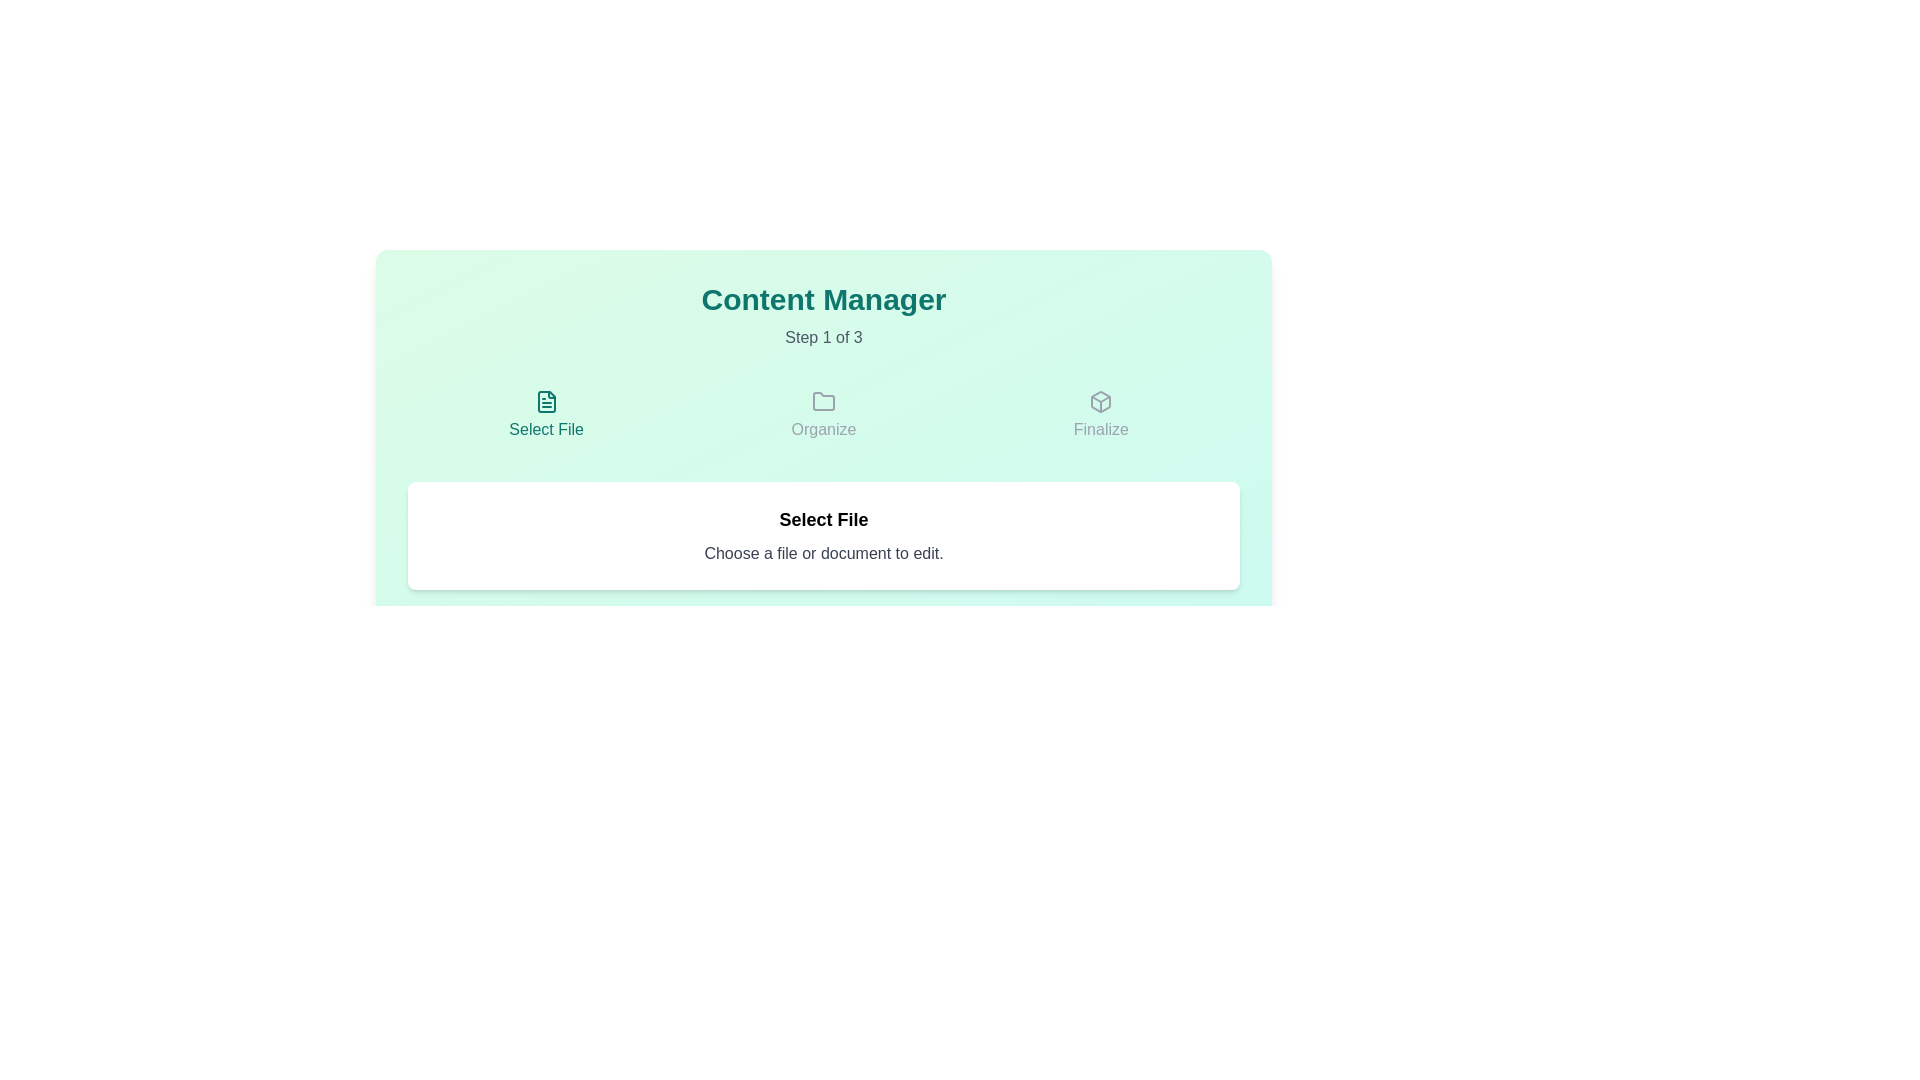 The image size is (1920, 1080). I want to click on the folder icon, which is minimalist in design with rounded corners and located in the second column beneath 'Content Manager: Step 1 of 3', so click(824, 401).